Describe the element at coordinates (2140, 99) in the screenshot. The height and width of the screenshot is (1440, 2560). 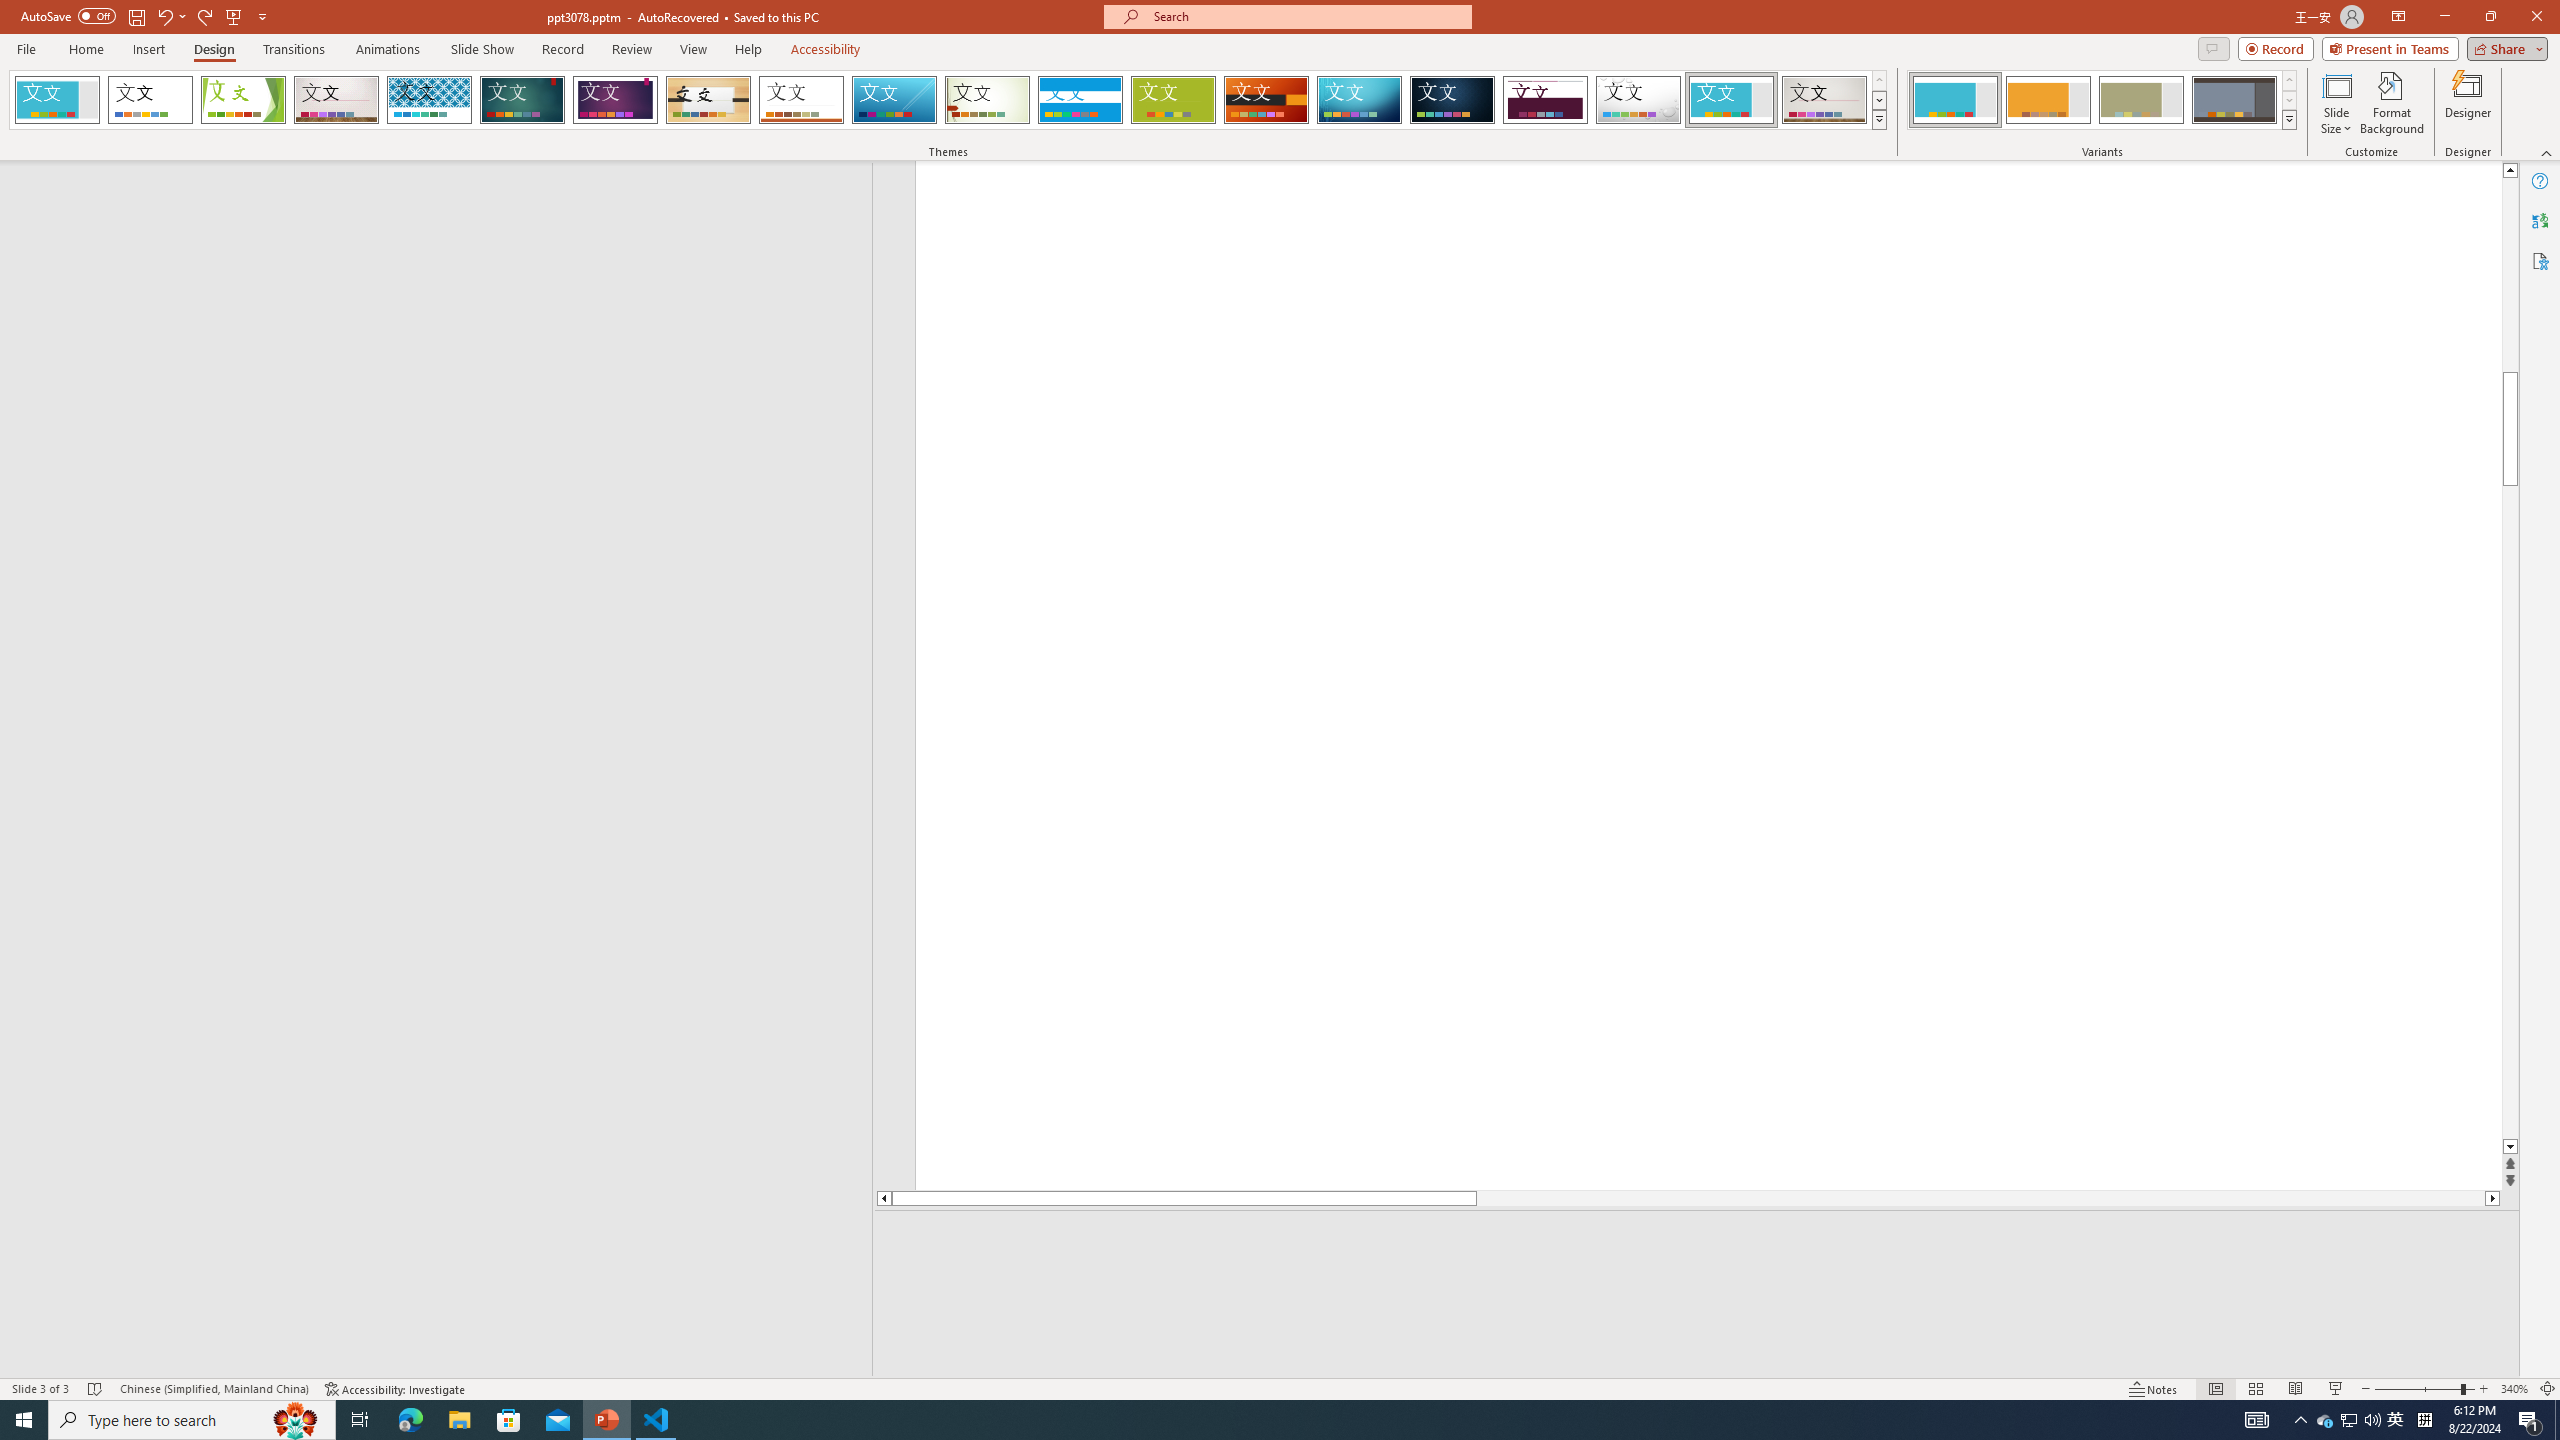
I see `'Frame Variant 3'` at that location.